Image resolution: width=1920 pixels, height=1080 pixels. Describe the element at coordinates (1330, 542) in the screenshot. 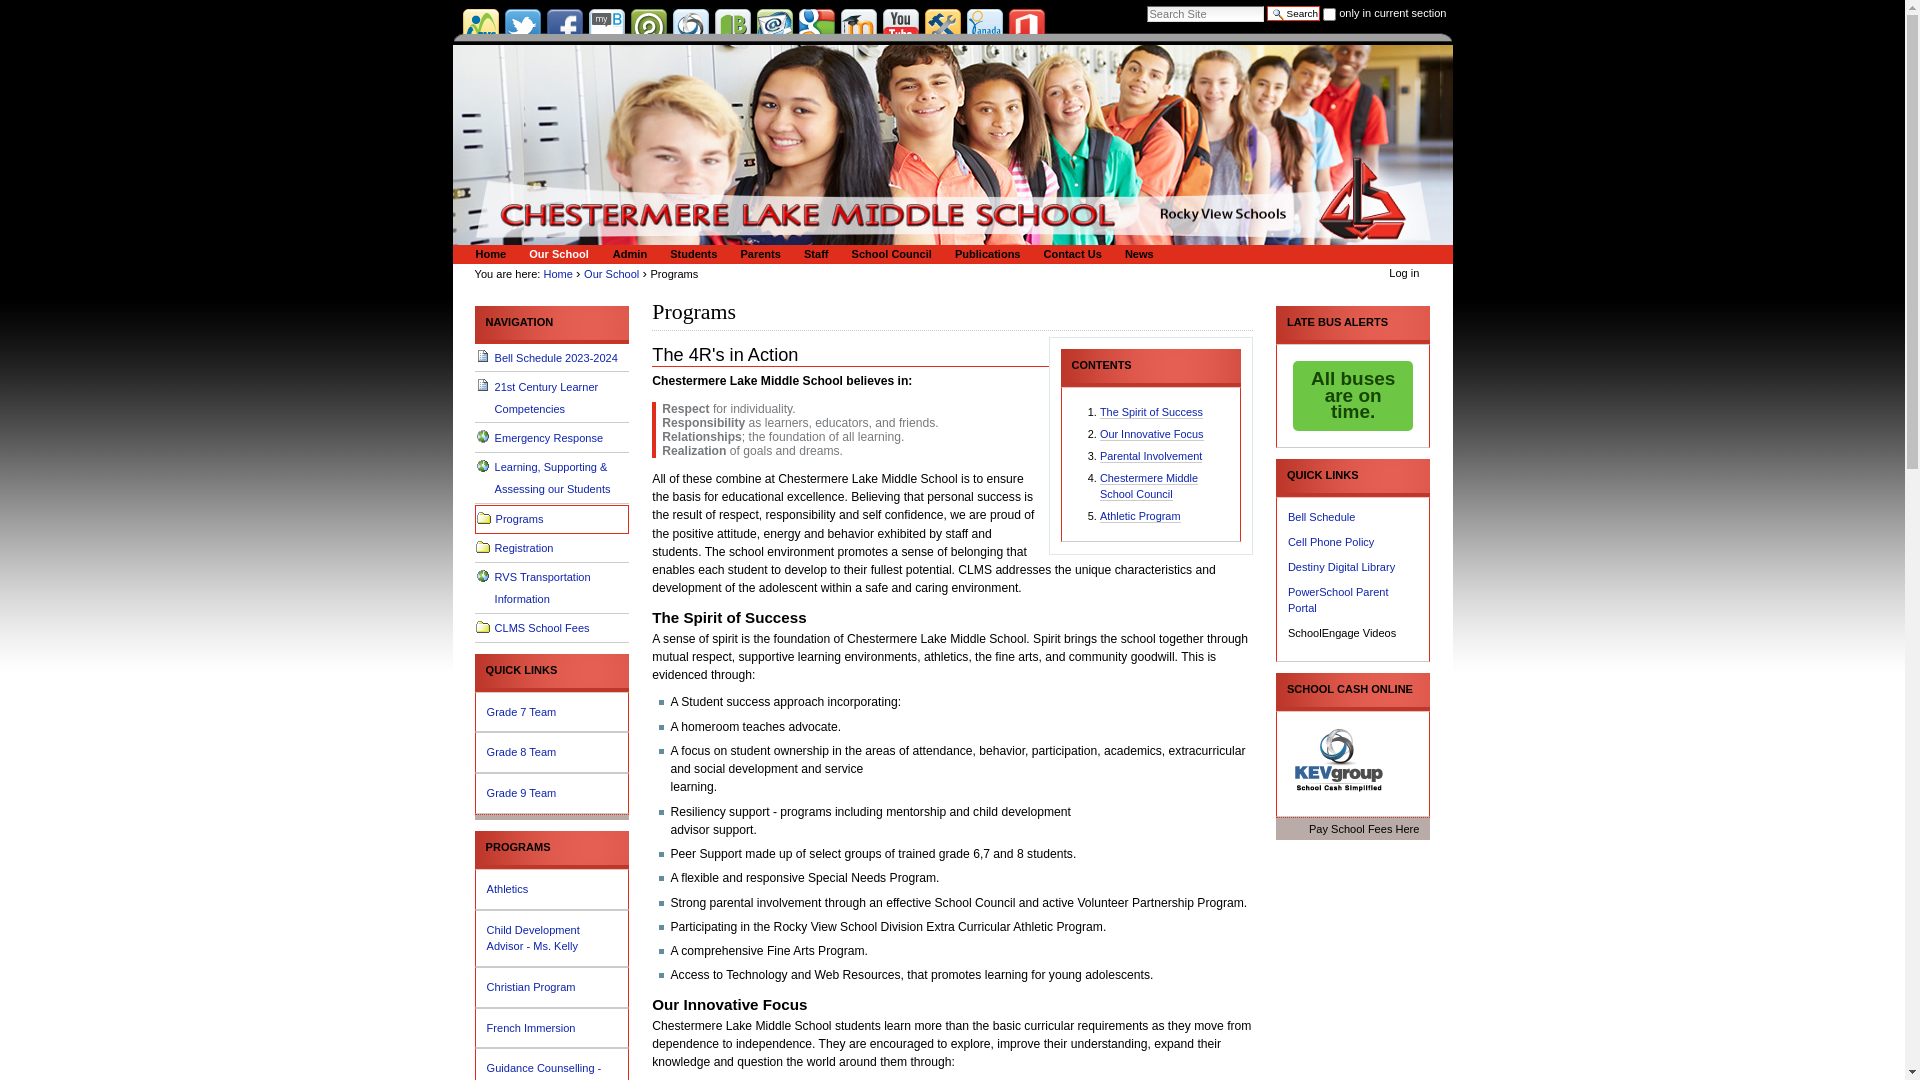

I see `'Cell Phone Policy'` at that location.